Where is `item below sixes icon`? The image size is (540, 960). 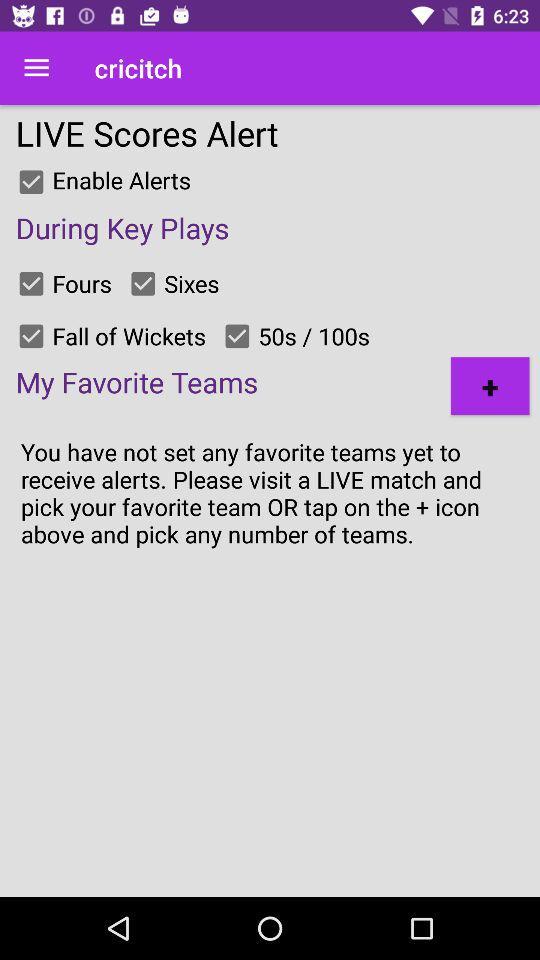
item below sixes icon is located at coordinates (237, 336).